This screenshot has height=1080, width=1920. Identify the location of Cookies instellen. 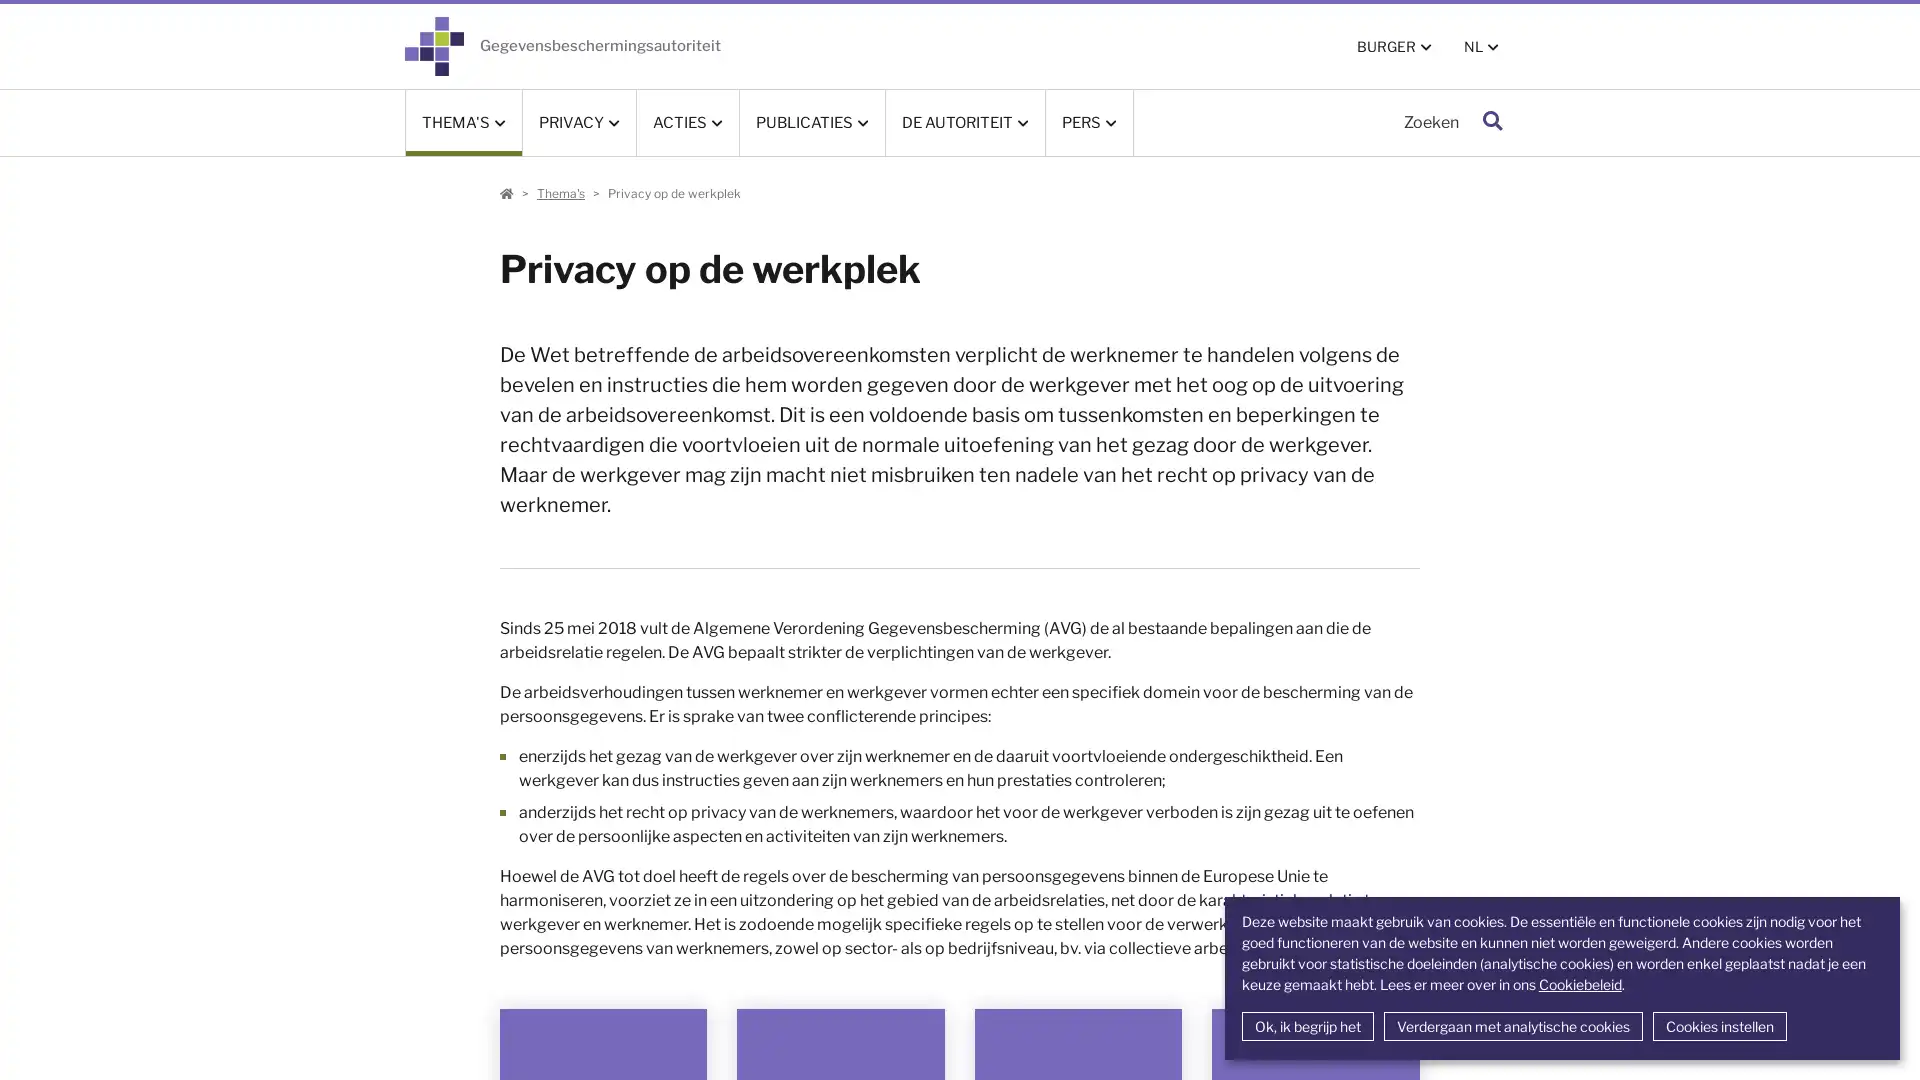
(1717, 1026).